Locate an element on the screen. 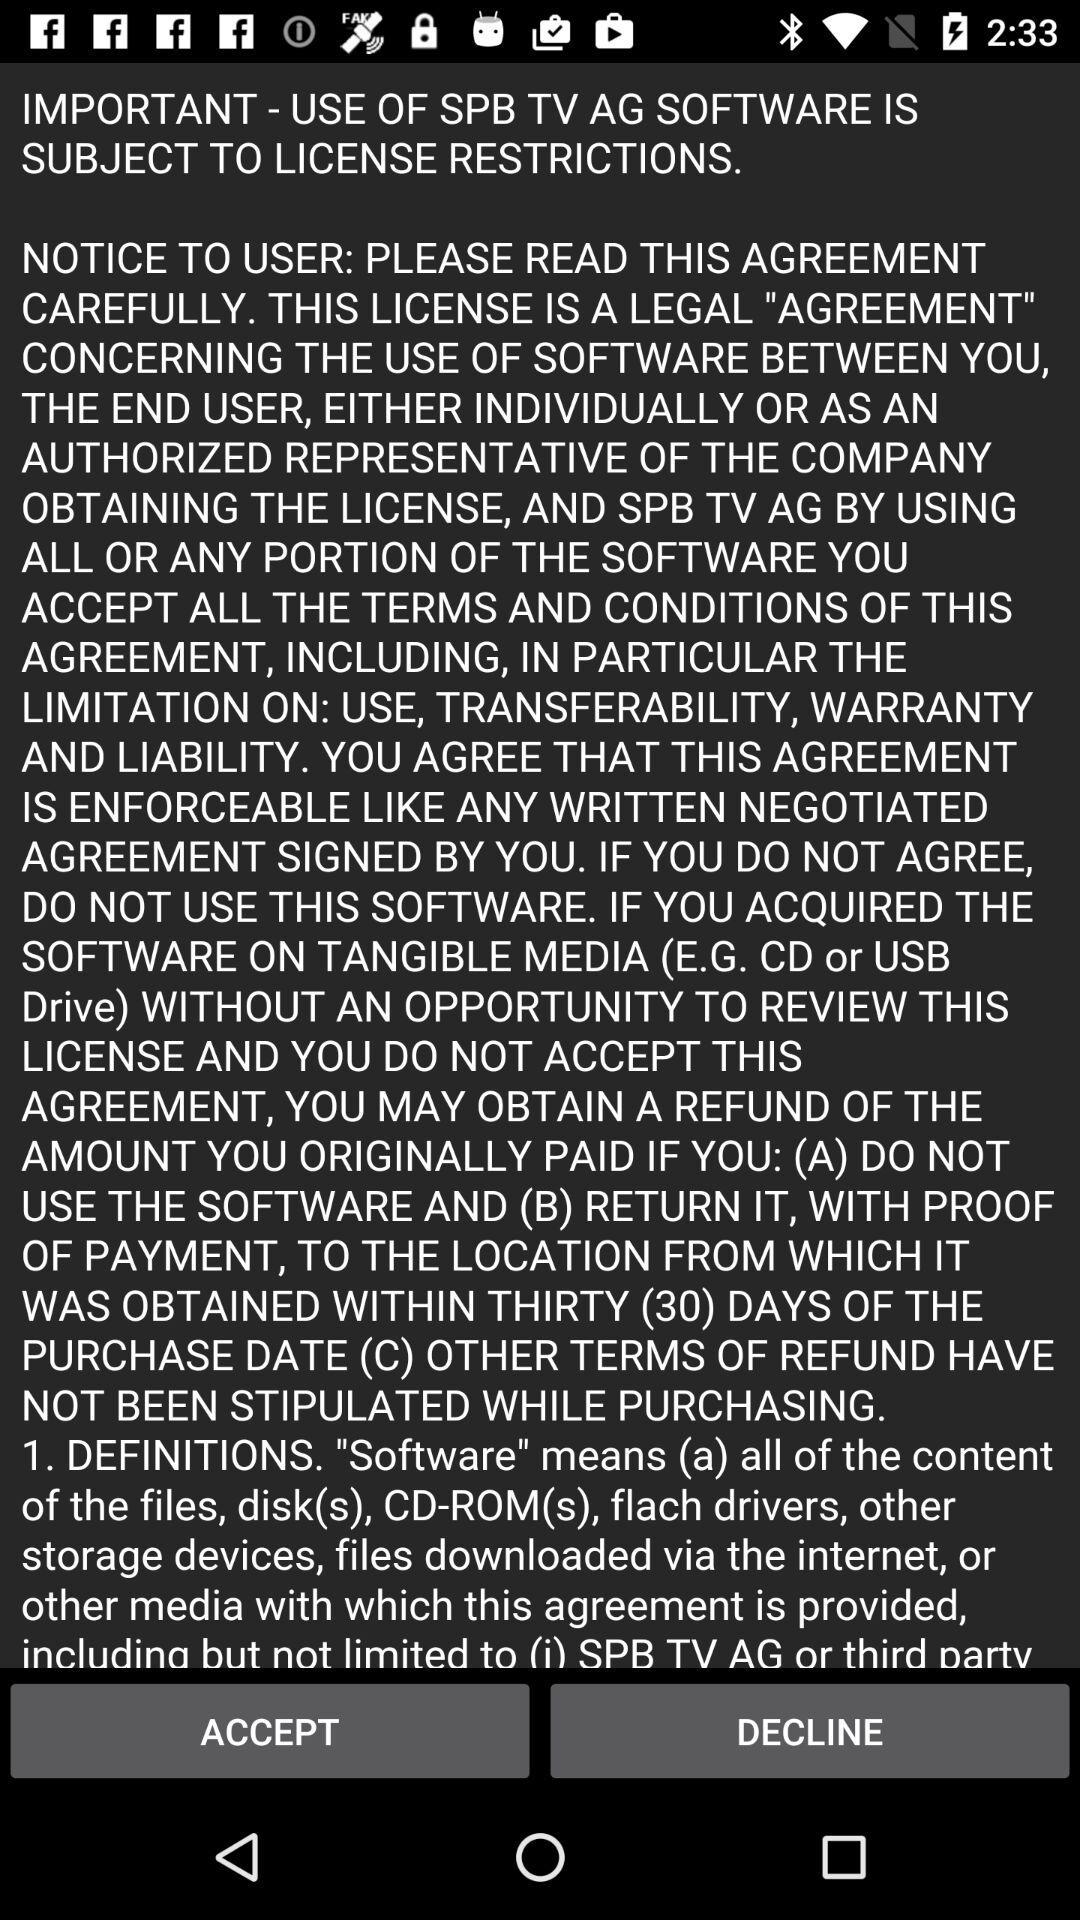 The height and width of the screenshot is (1920, 1080). accept icon is located at coordinates (270, 1730).